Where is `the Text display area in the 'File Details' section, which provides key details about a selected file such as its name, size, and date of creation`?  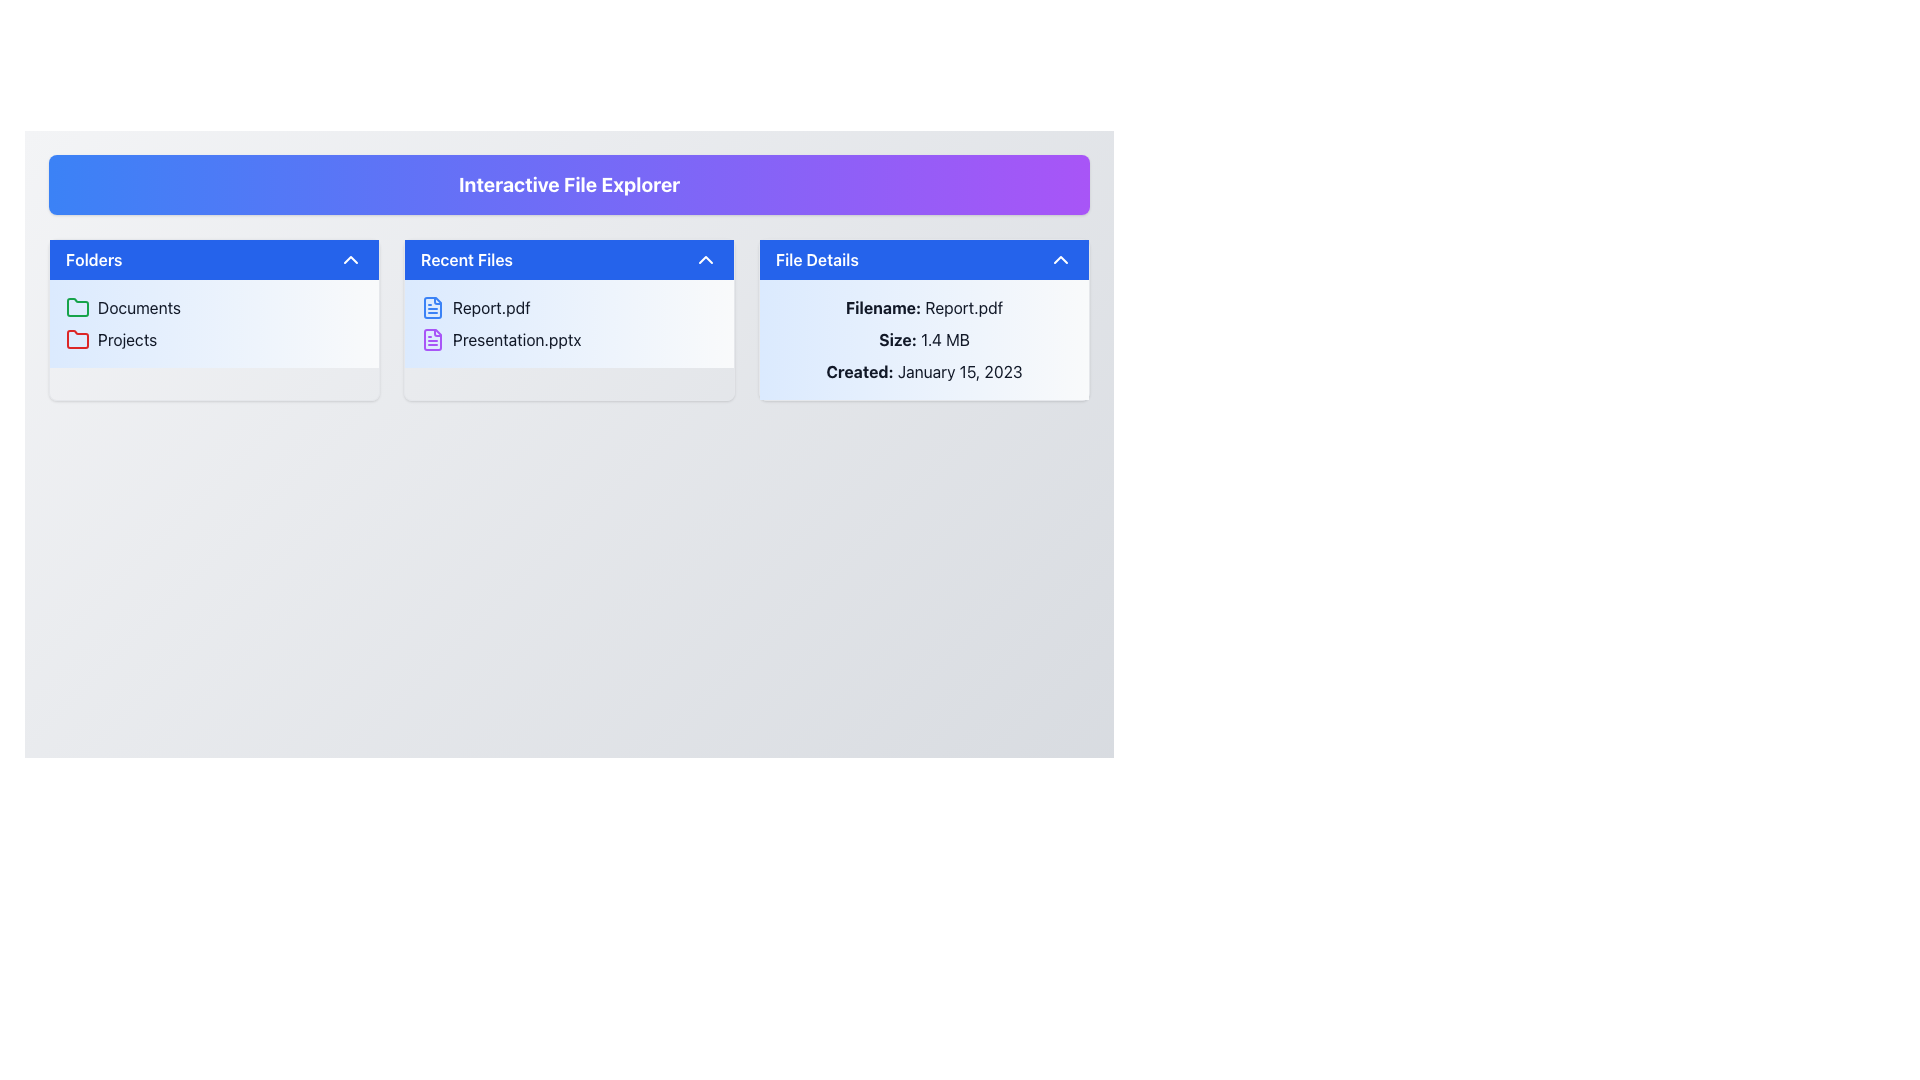
the Text display area in the 'File Details' section, which provides key details about a selected file such as its name, size, and date of creation is located at coordinates (923, 338).